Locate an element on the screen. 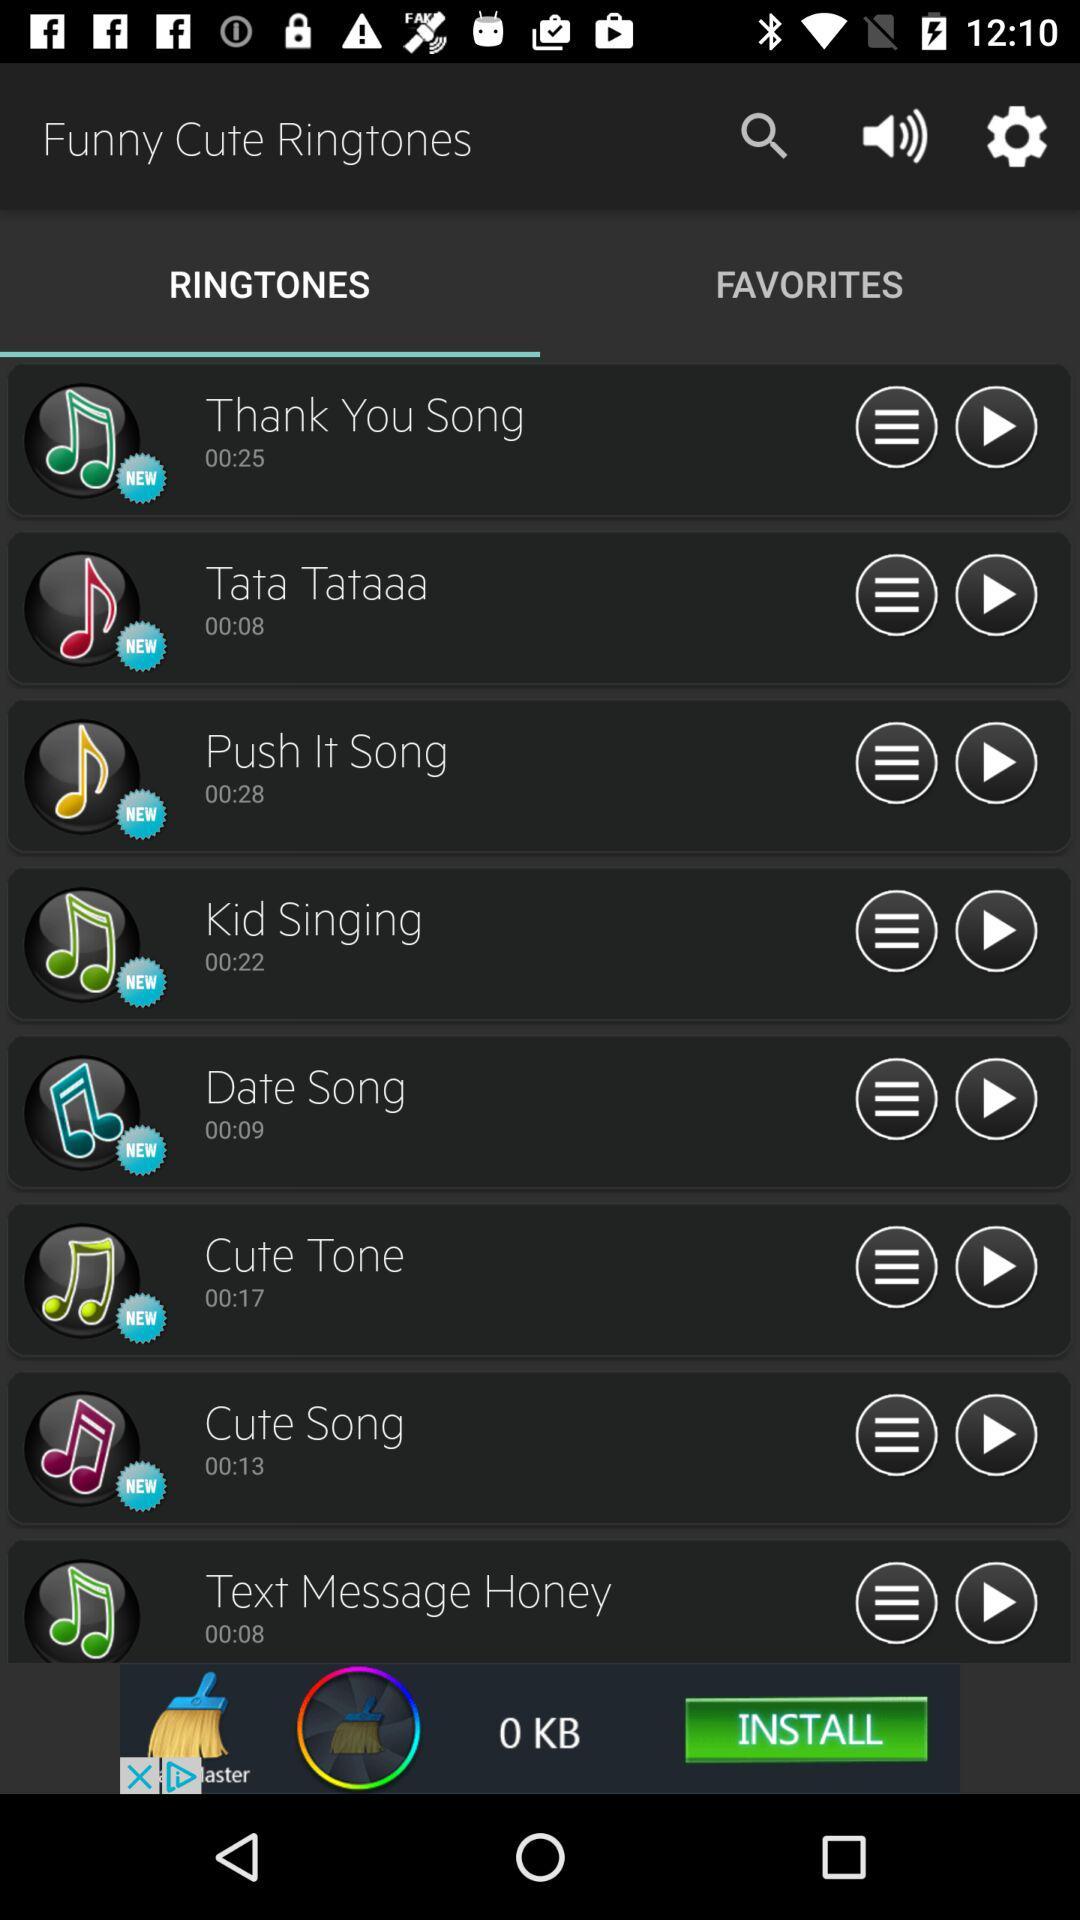 Image resolution: width=1080 pixels, height=1920 pixels. song is located at coordinates (995, 1267).